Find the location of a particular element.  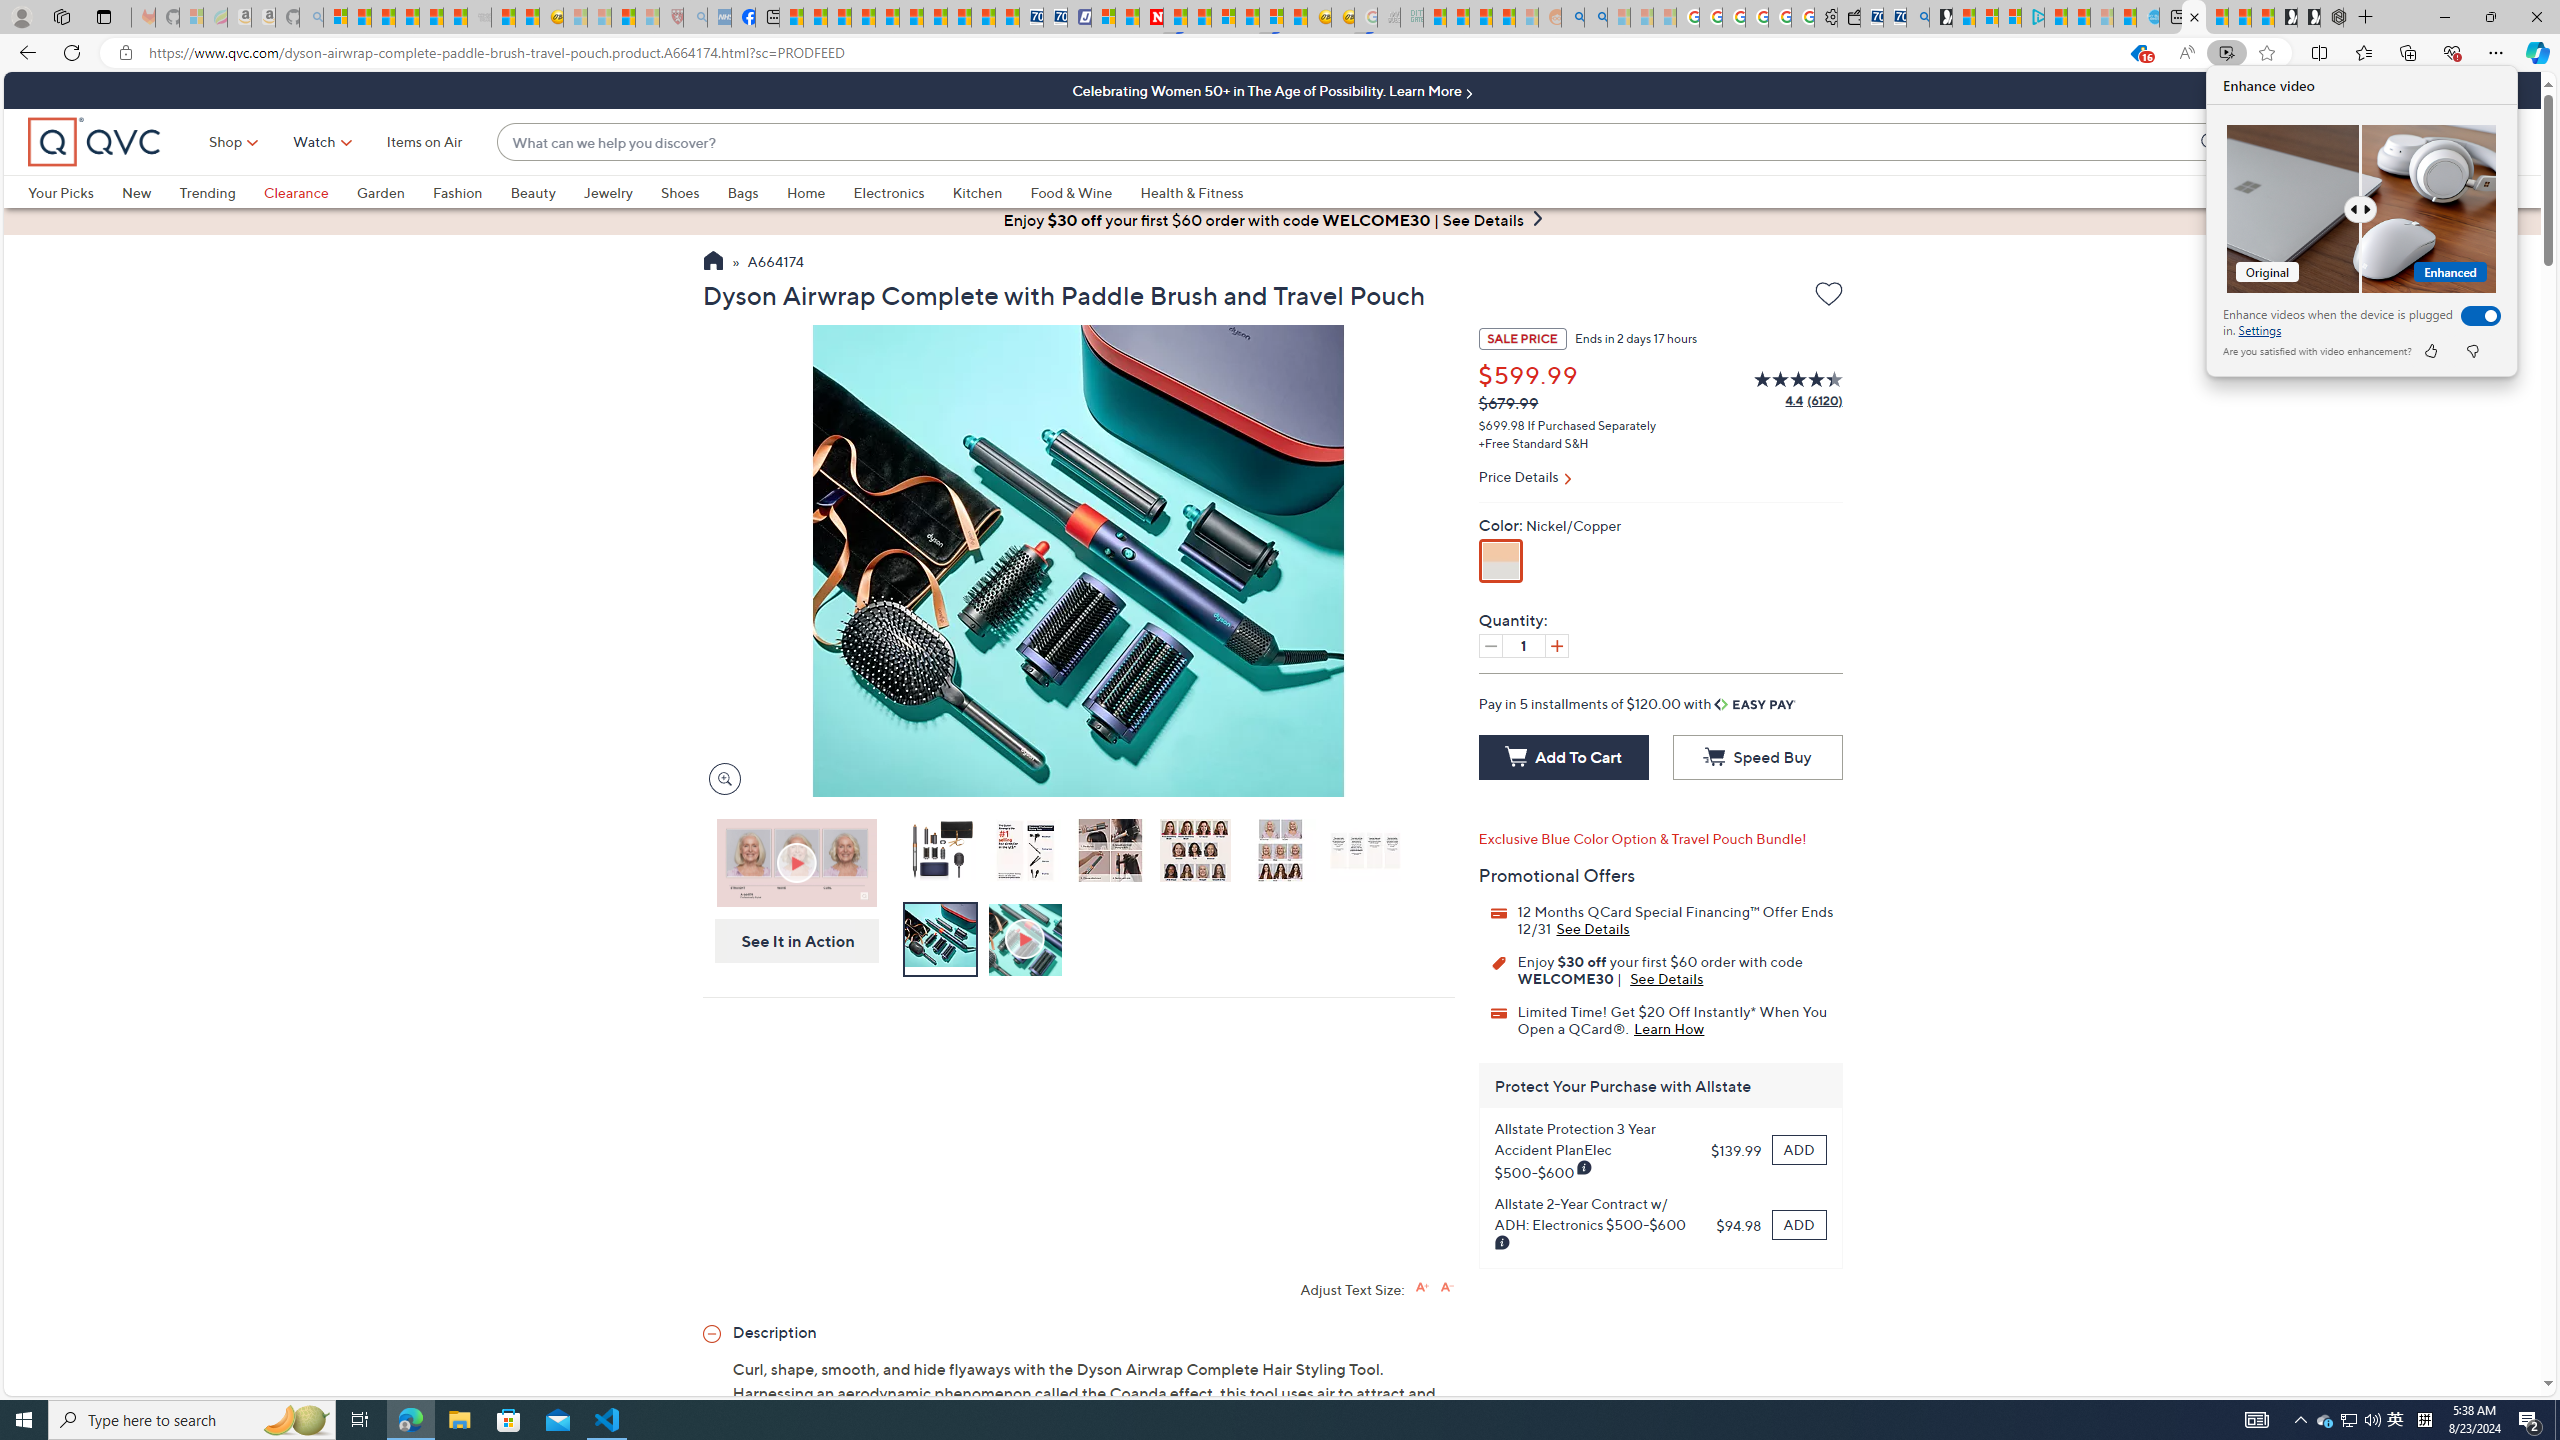

'New' is located at coordinates (134, 191).